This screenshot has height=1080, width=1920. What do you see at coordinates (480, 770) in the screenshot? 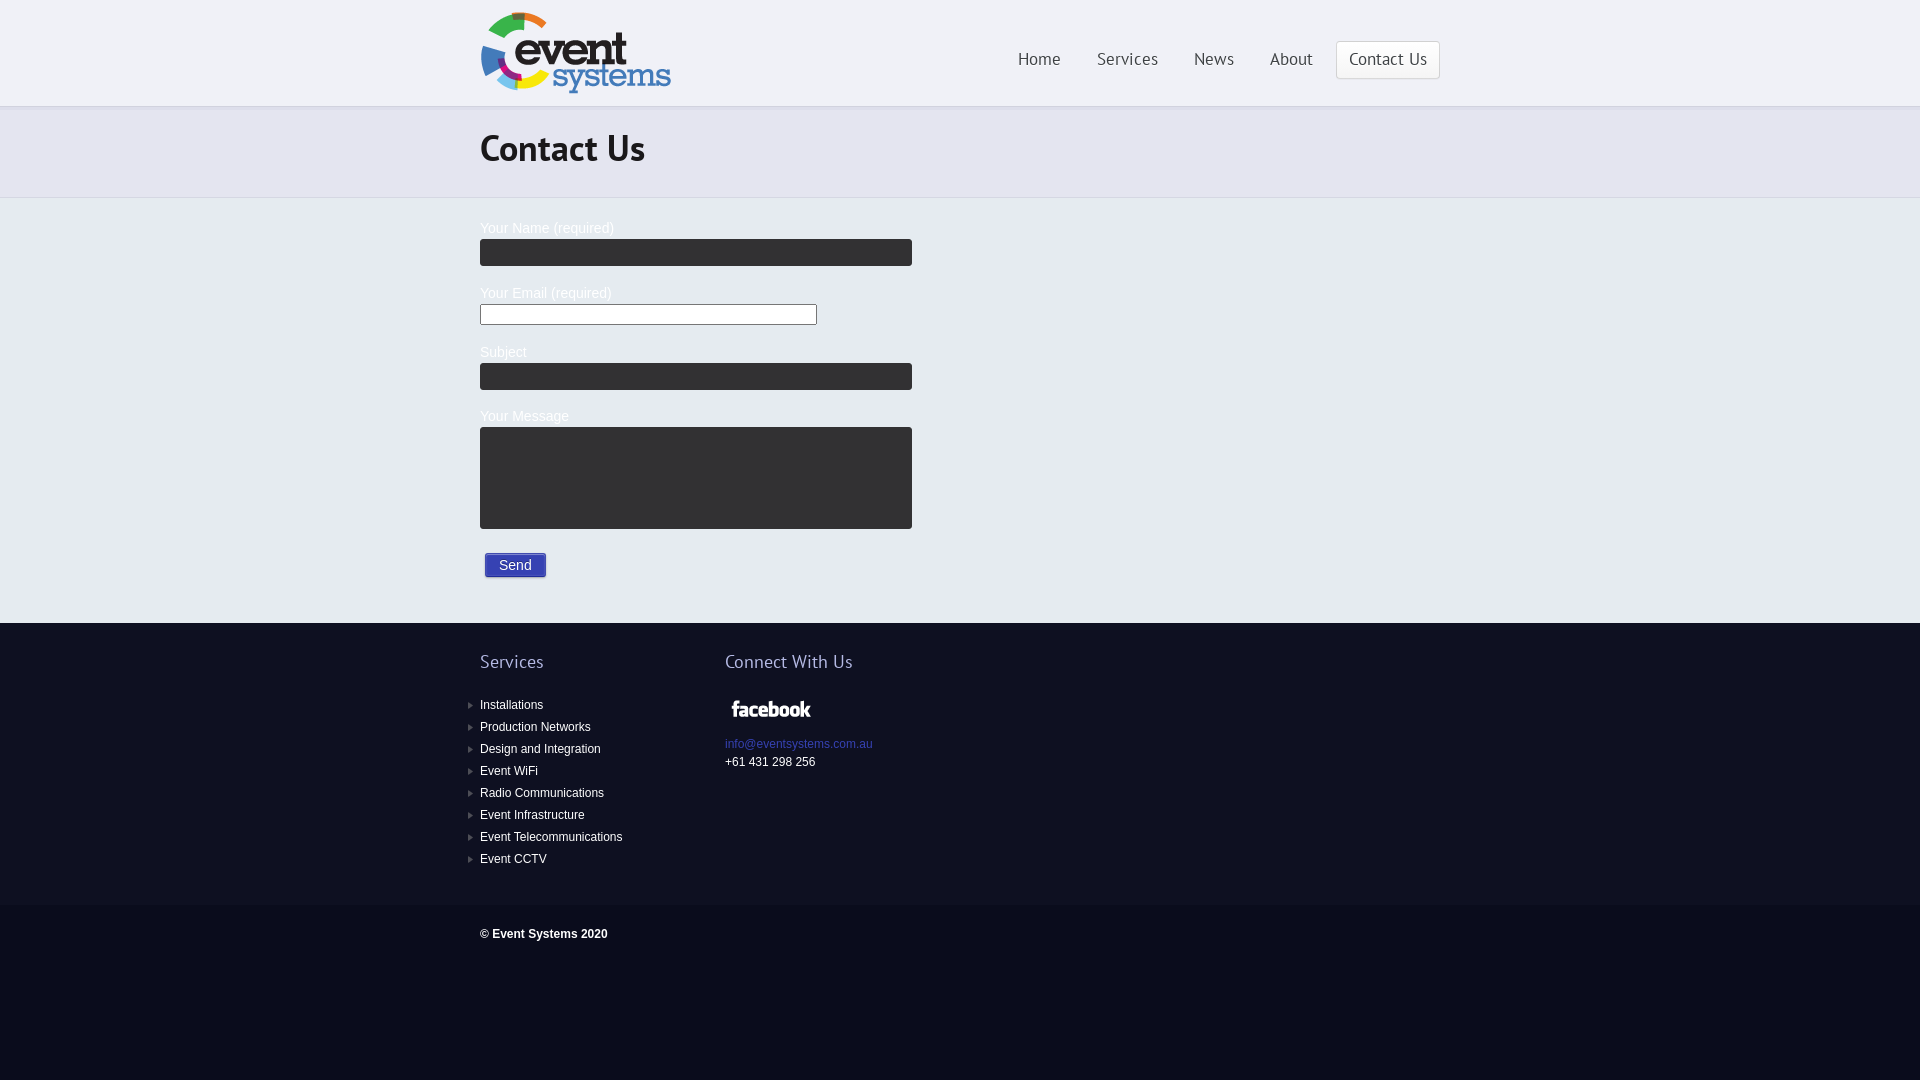
I see `'Event WiFi'` at bounding box center [480, 770].